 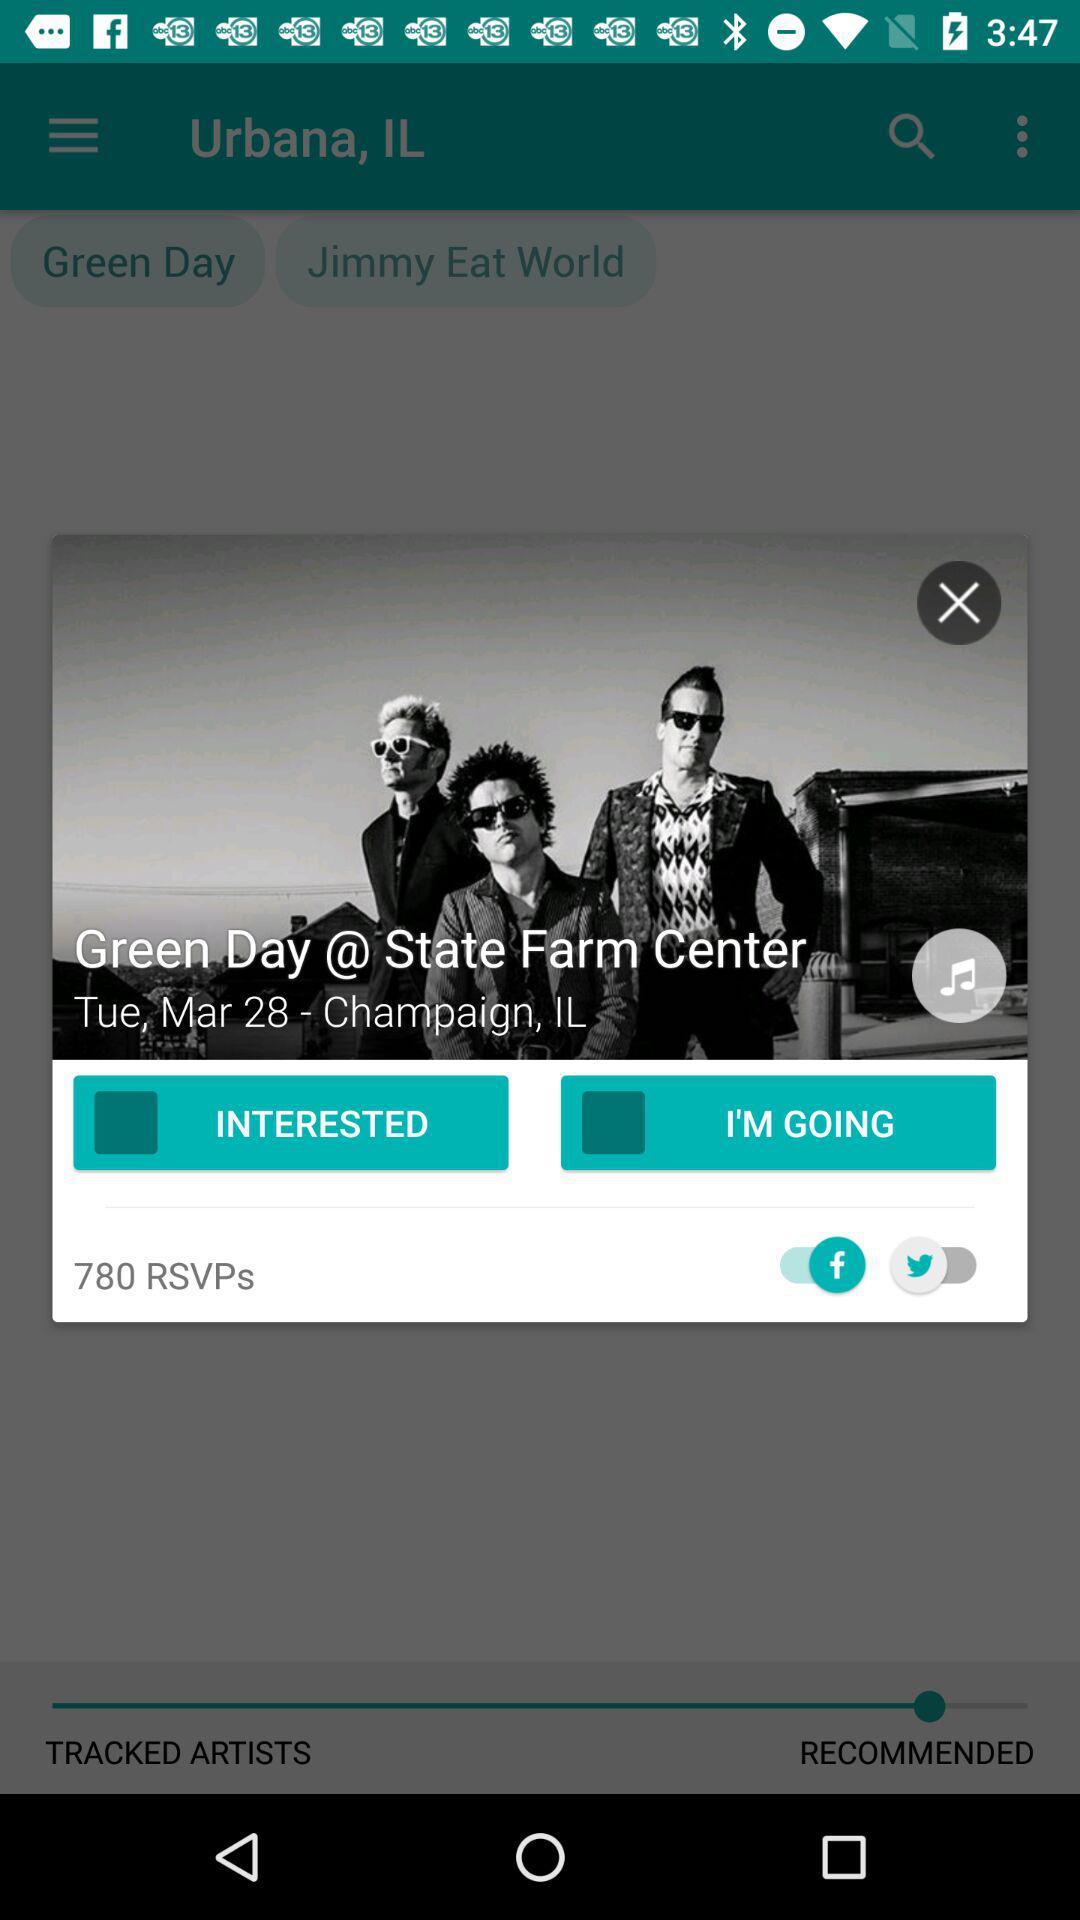 I want to click on autoplay option, so click(x=811, y=1263).